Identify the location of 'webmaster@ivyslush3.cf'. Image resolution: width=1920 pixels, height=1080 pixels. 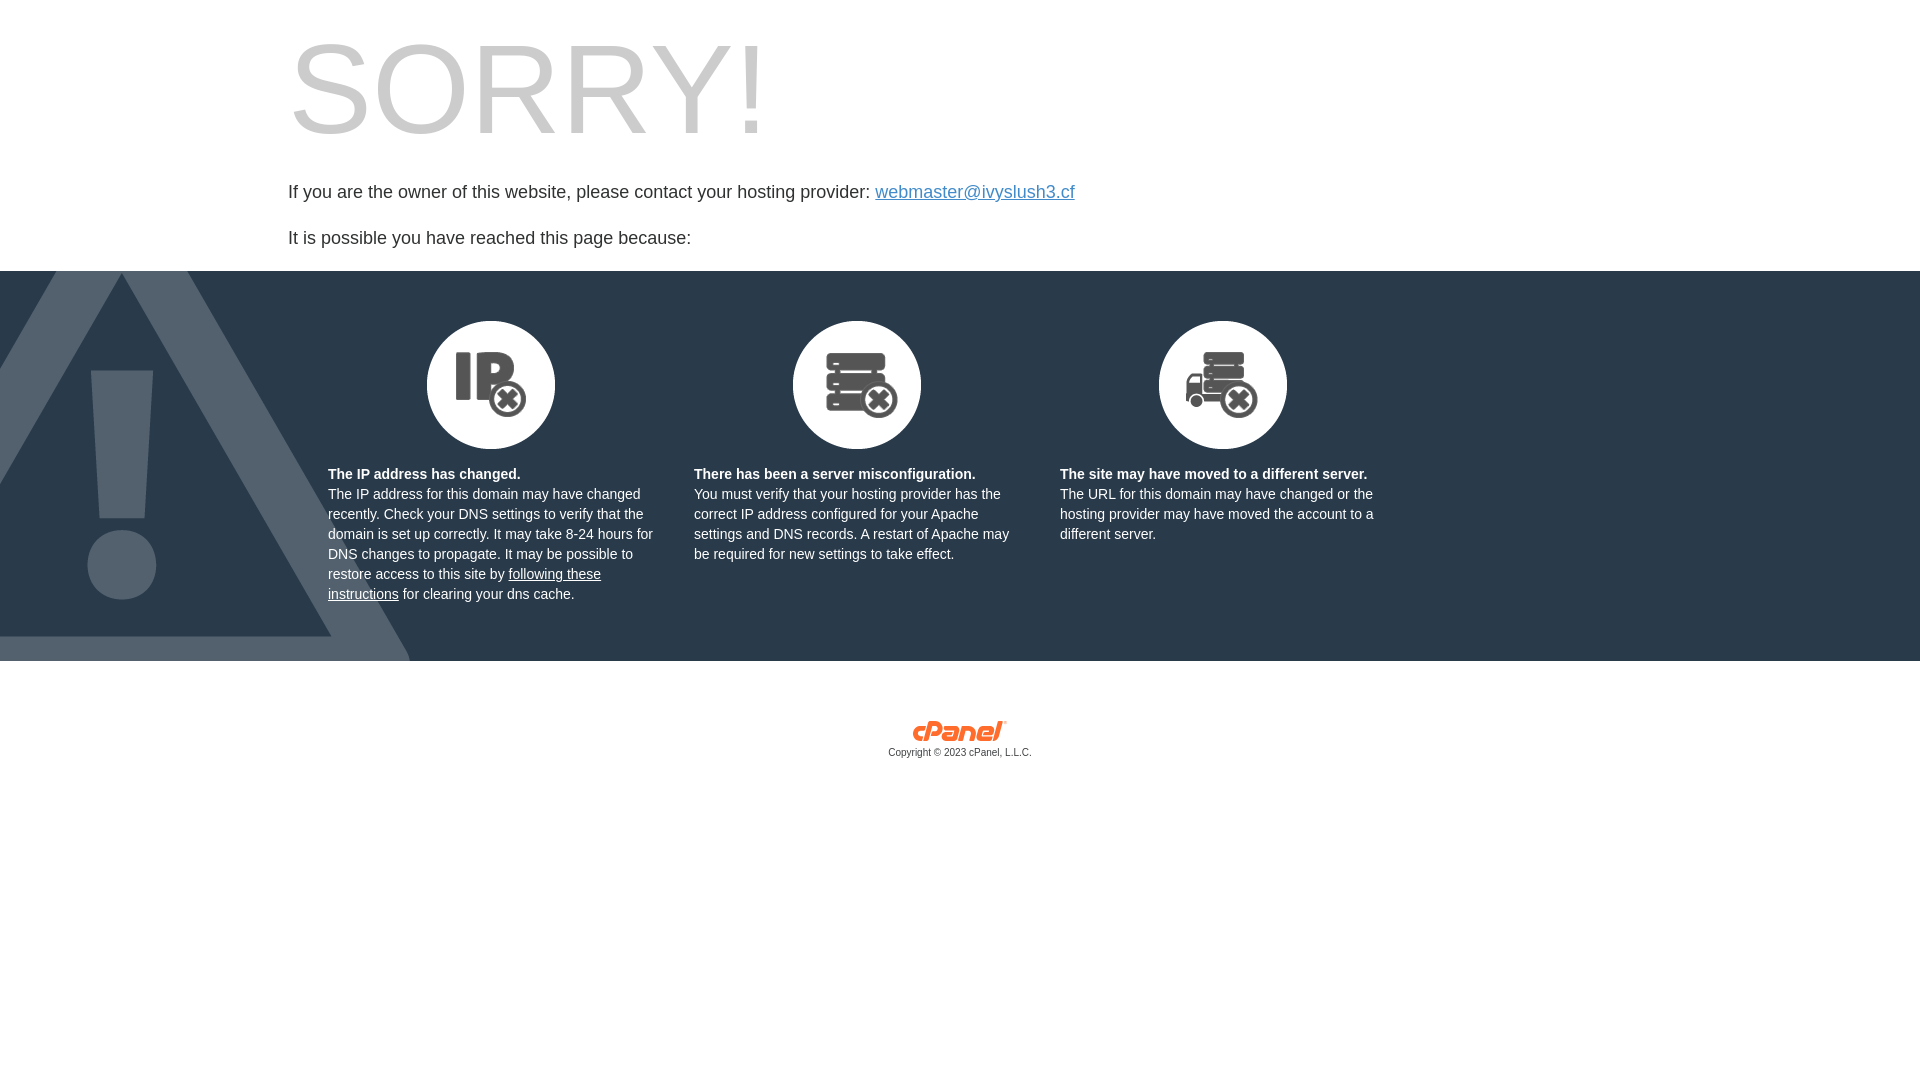
(874, 192).